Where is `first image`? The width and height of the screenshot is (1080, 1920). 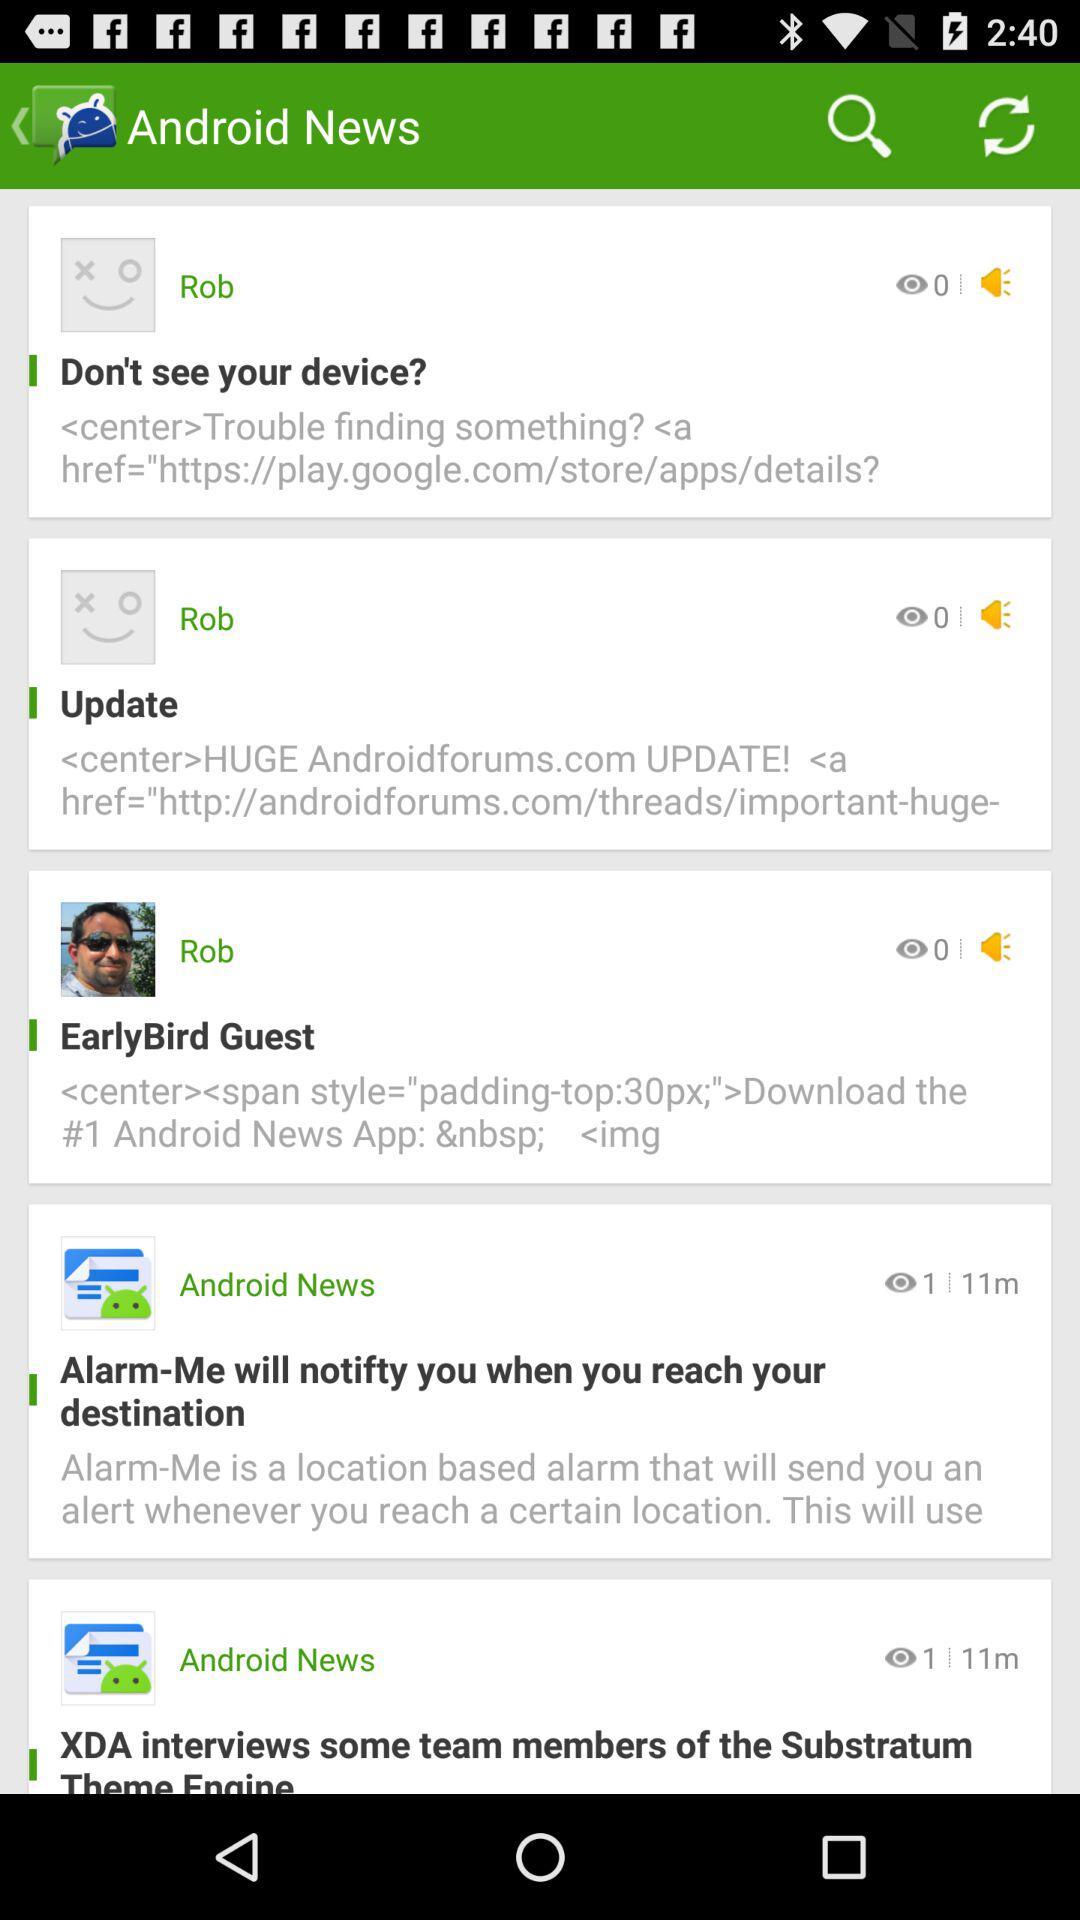
first image is located at coordinates (108, 283).